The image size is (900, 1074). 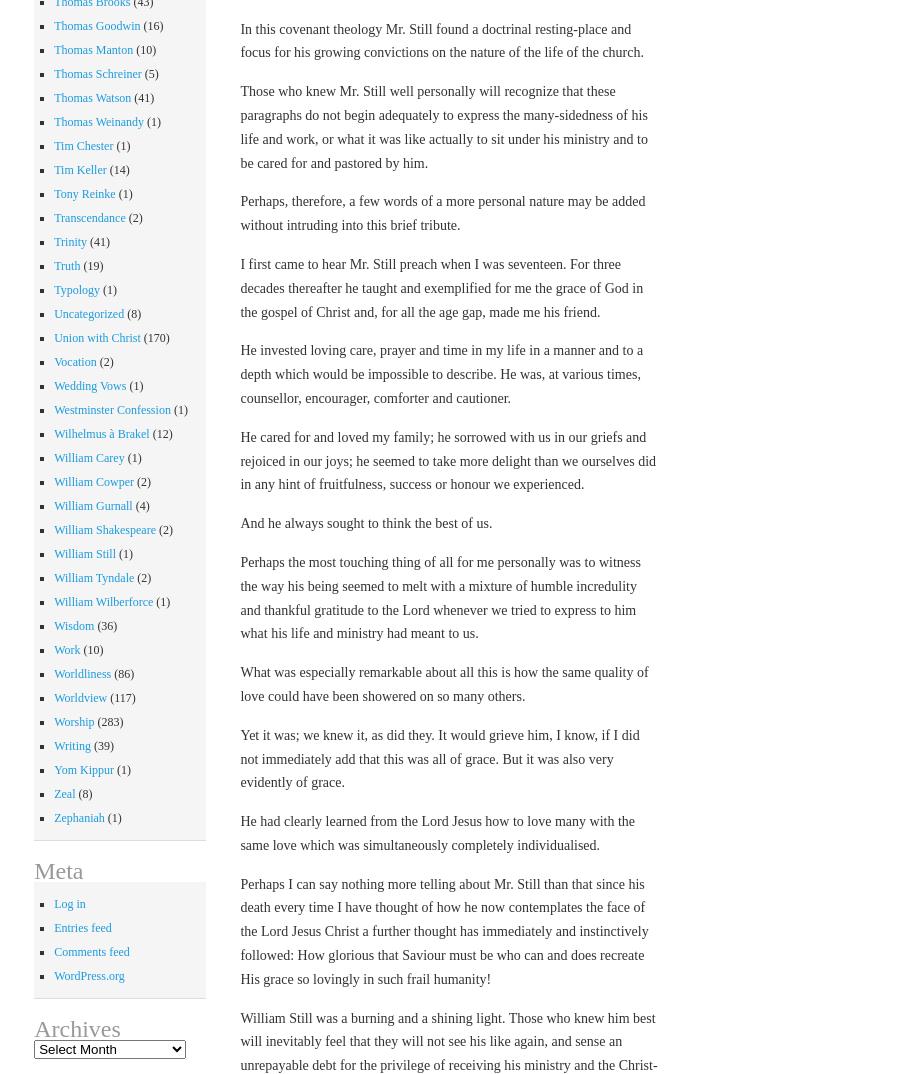 I want to click on '(12)', so click(x=160, y=432).